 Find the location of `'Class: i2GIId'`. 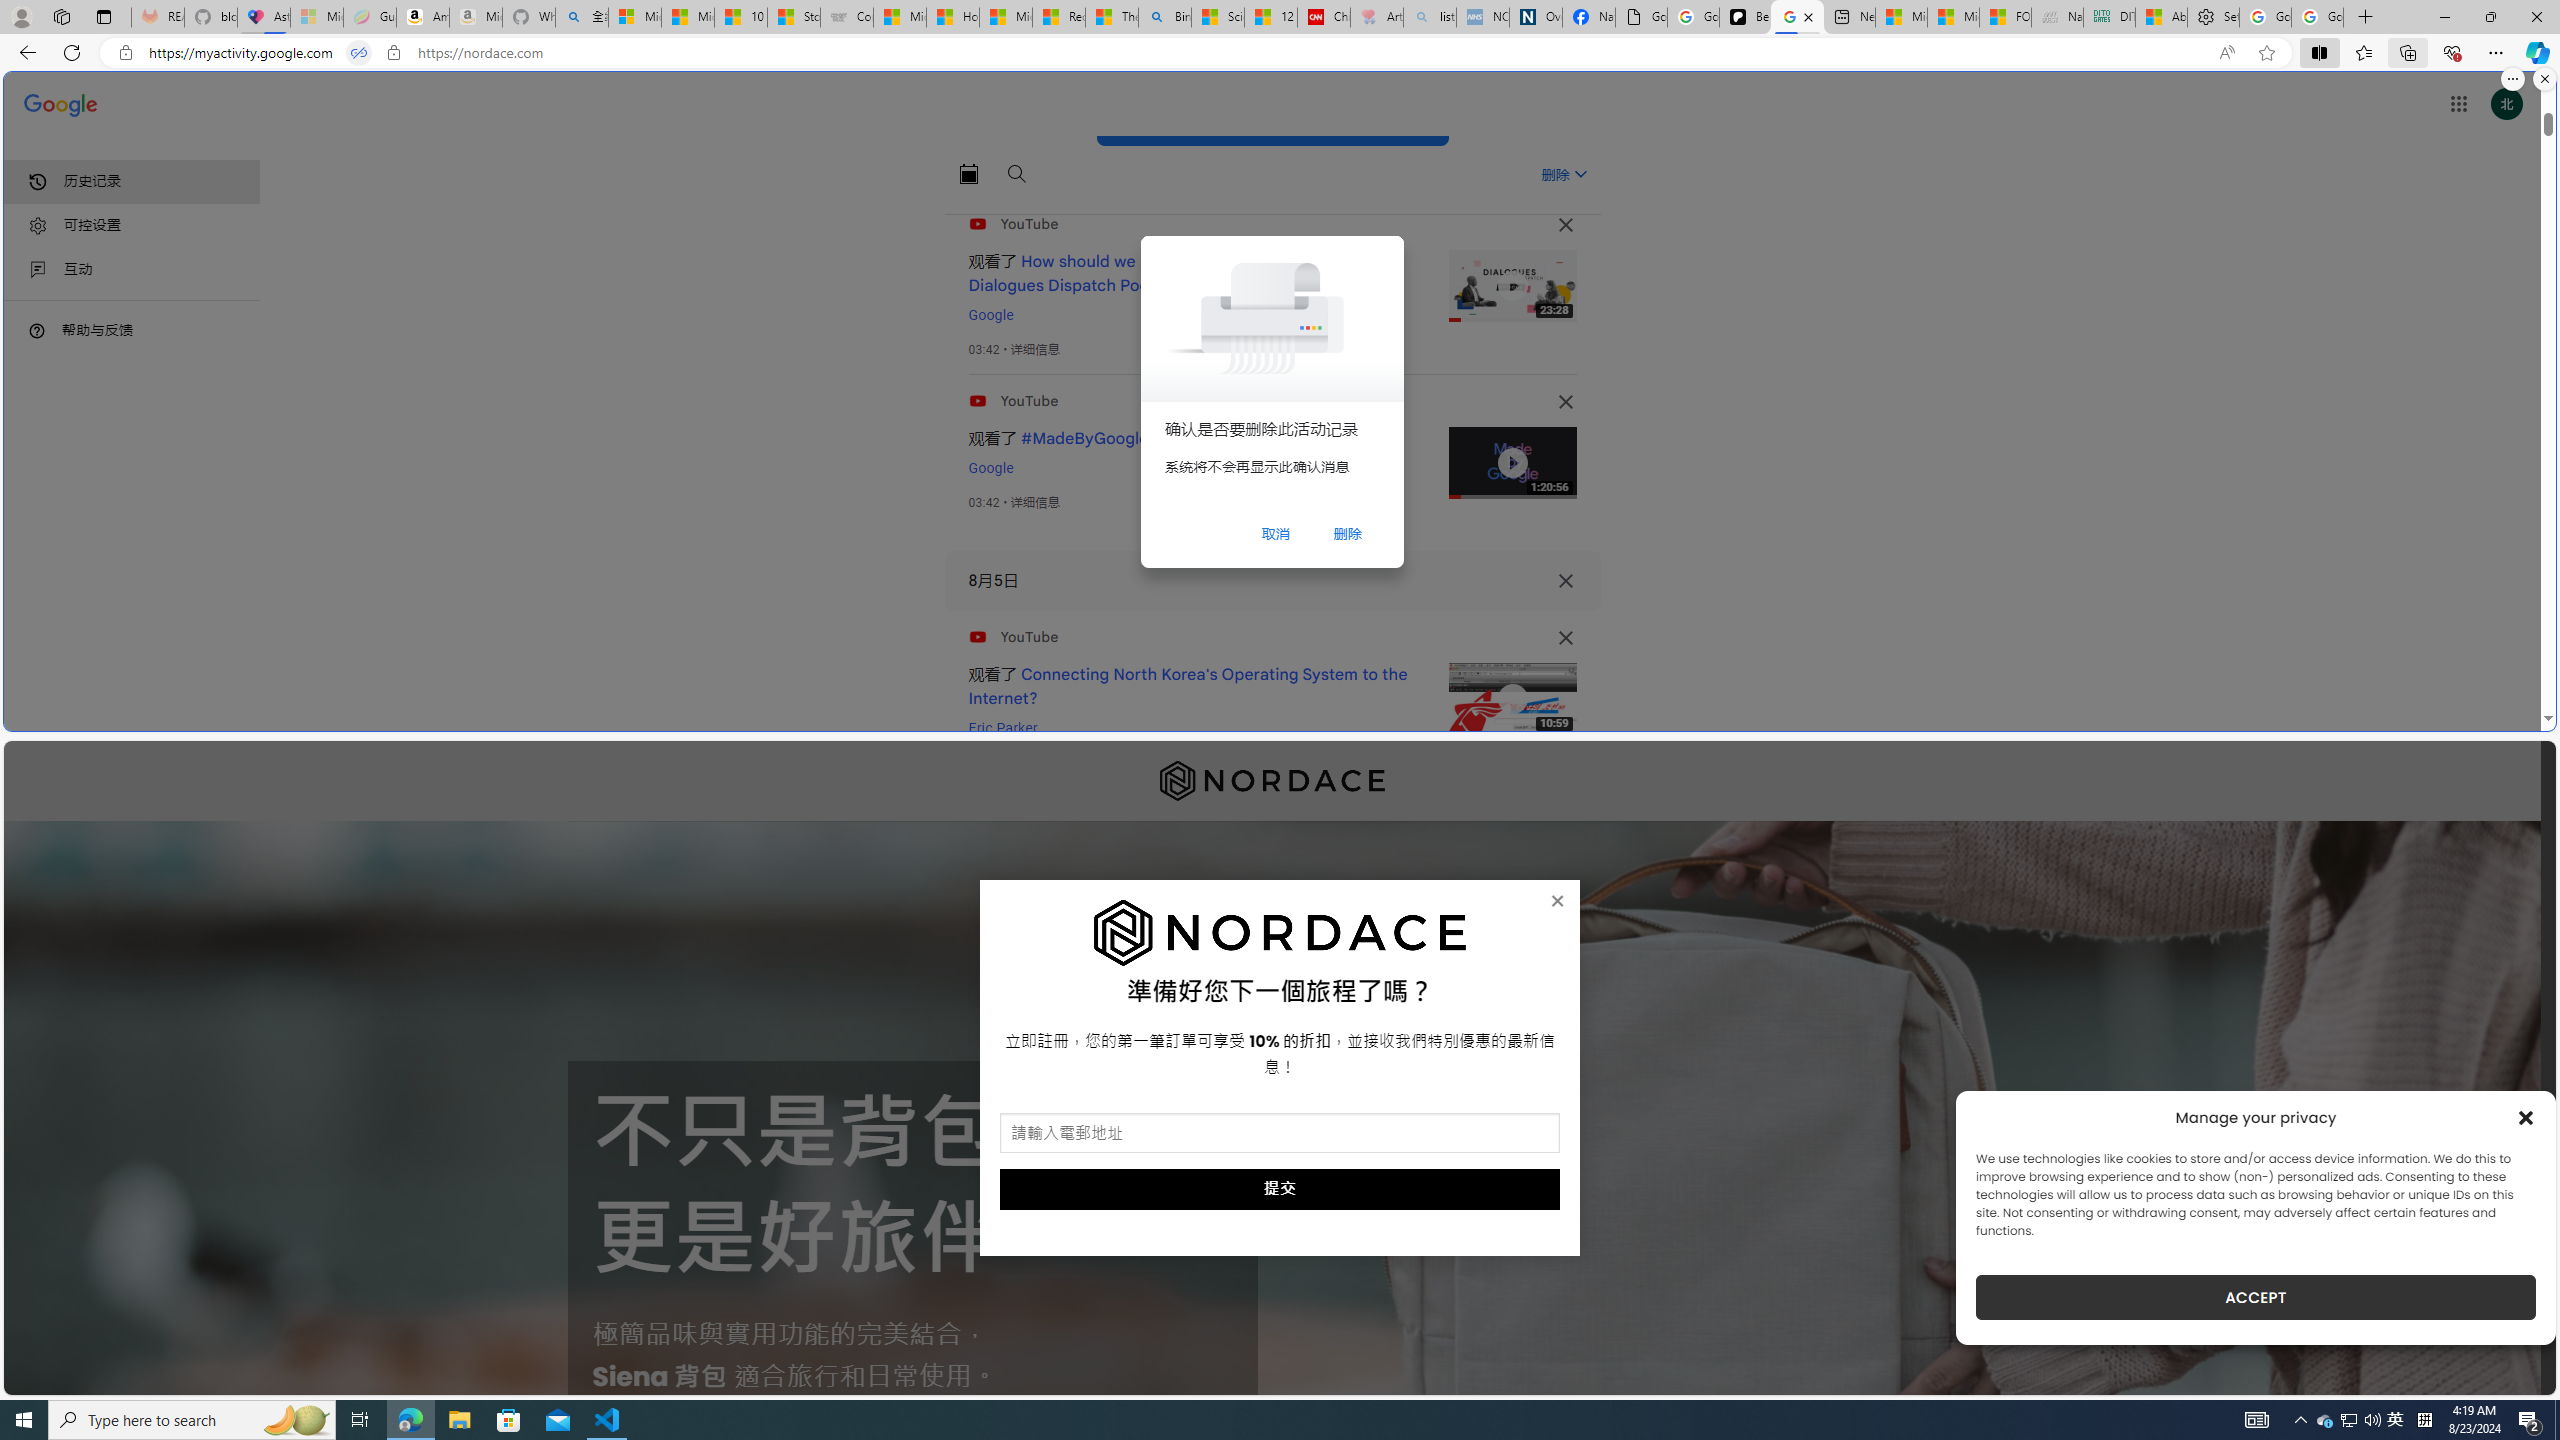

'Class: i2GIId' is located at coordinates (37, 269).